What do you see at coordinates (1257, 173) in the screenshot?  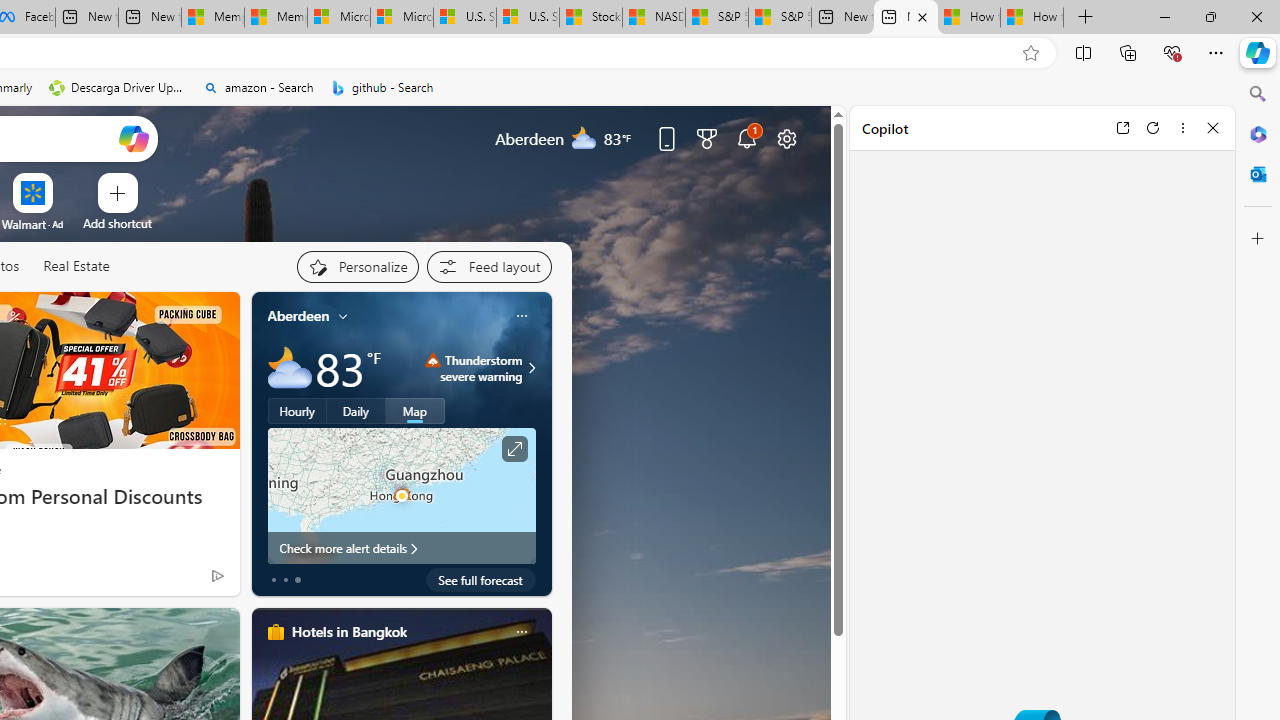 I see `'Outlook'` at bounding box center [1257, 173].